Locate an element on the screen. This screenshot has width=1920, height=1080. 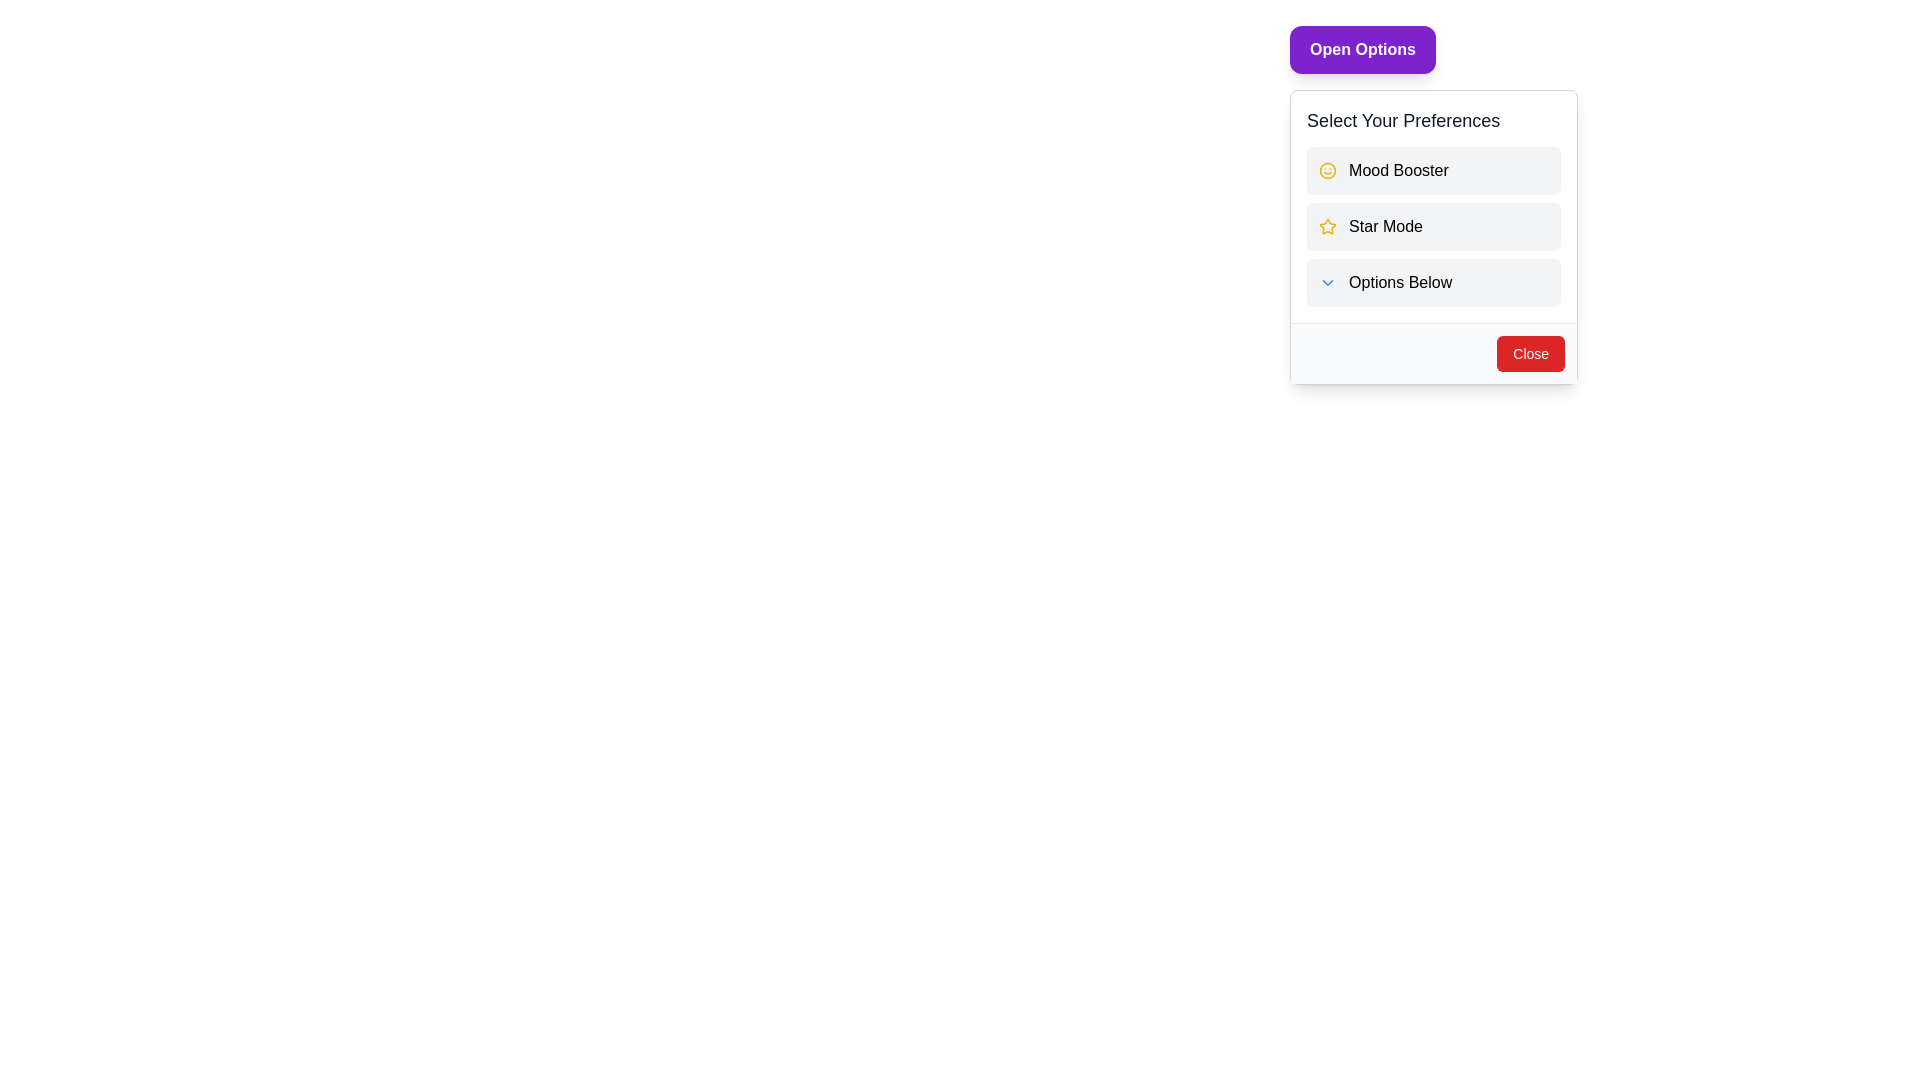
the second interactive button in the menu box is located at coordinates (1433, 226).